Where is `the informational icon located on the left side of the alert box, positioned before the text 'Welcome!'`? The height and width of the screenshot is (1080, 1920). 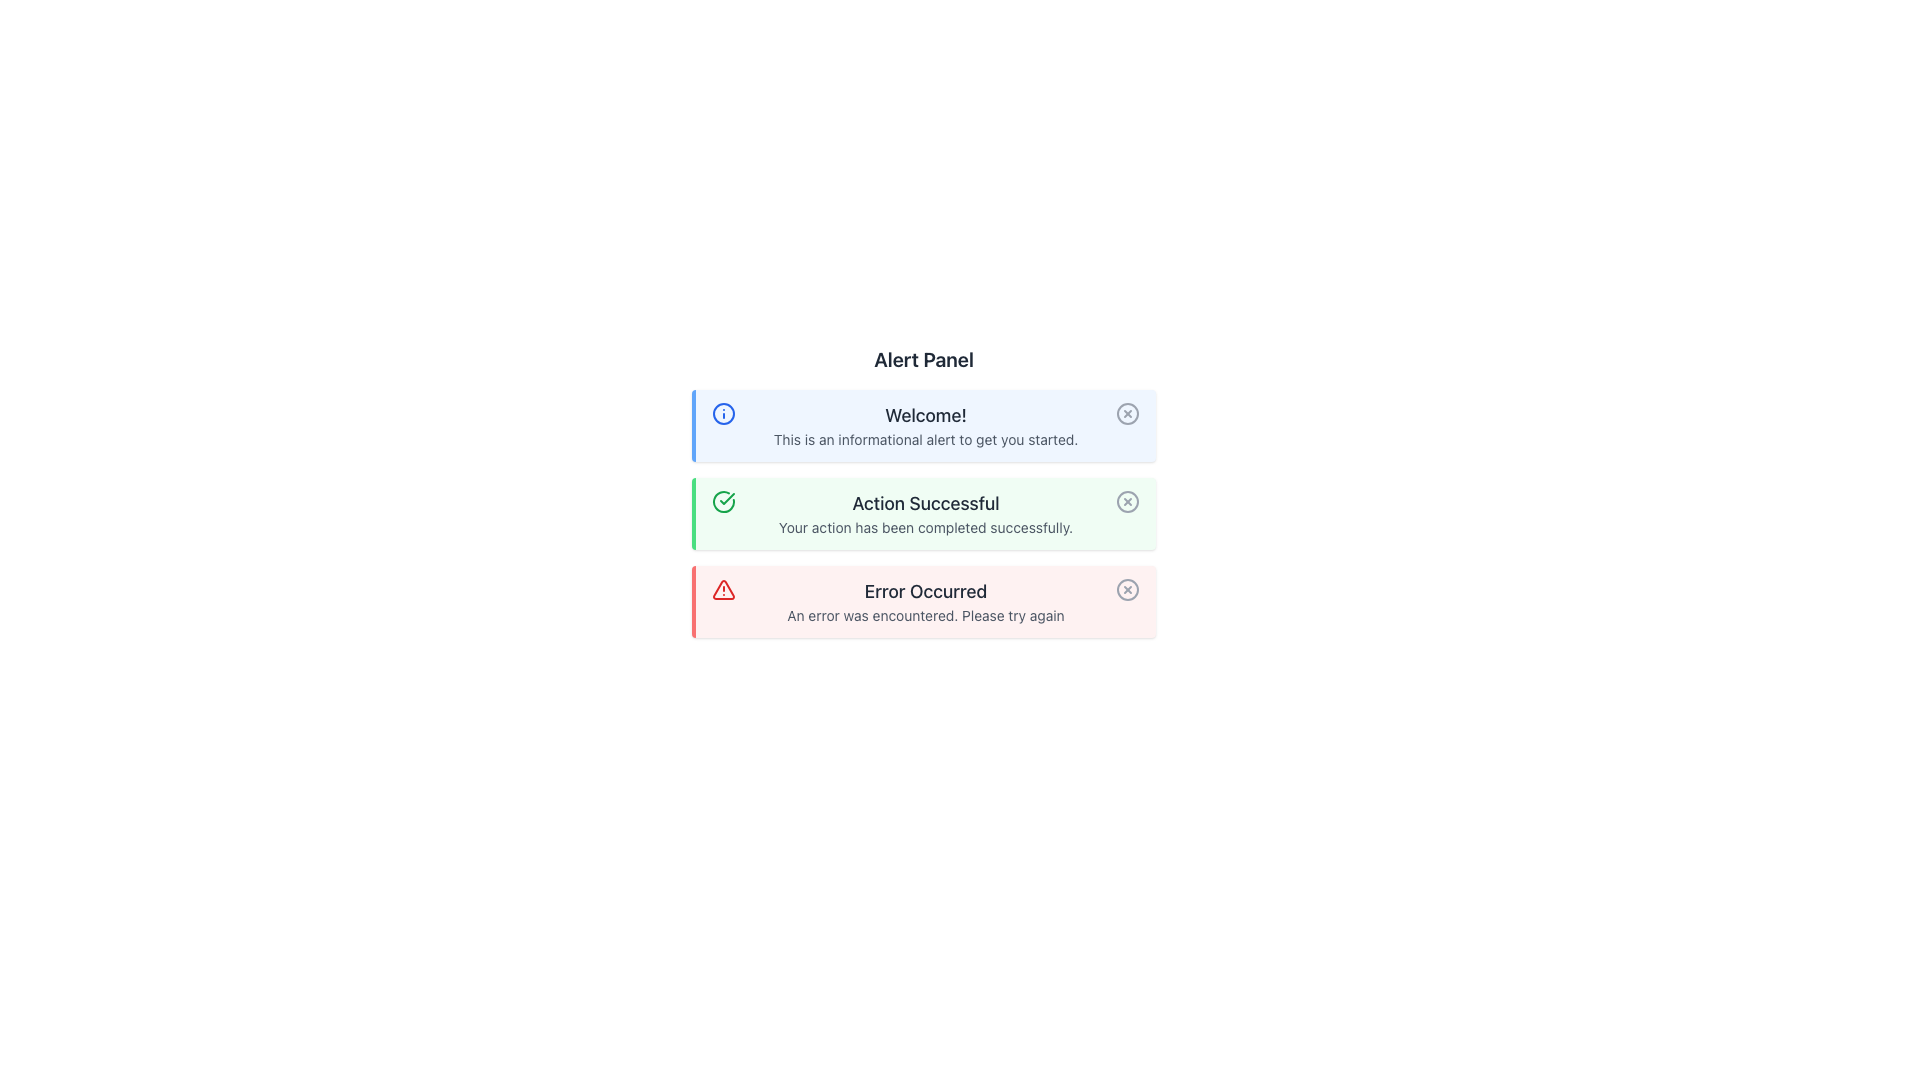
the informational icon located on the left side of the alert box, positioned before the text 'Welcome!' is located at coordinates (723, 412).